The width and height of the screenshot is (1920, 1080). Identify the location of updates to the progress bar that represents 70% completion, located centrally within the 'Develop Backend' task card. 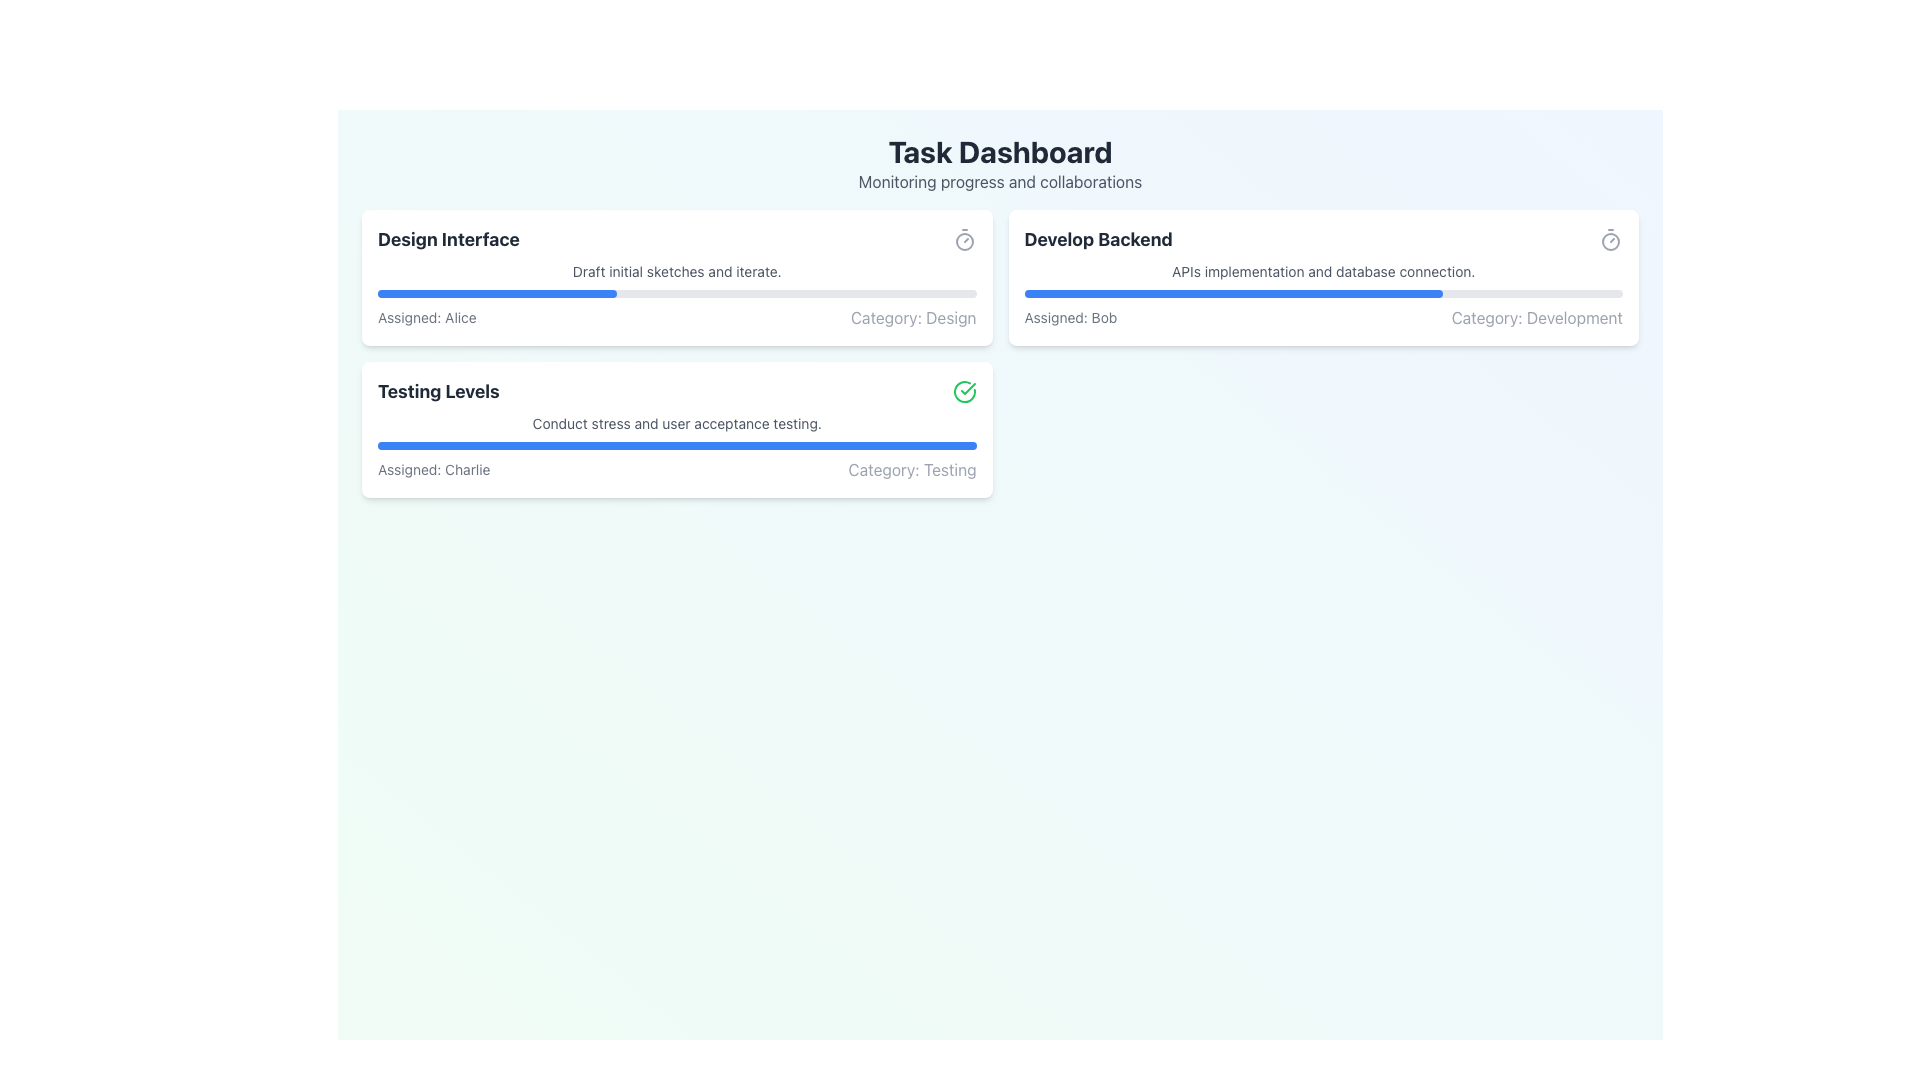
(1323, 293).